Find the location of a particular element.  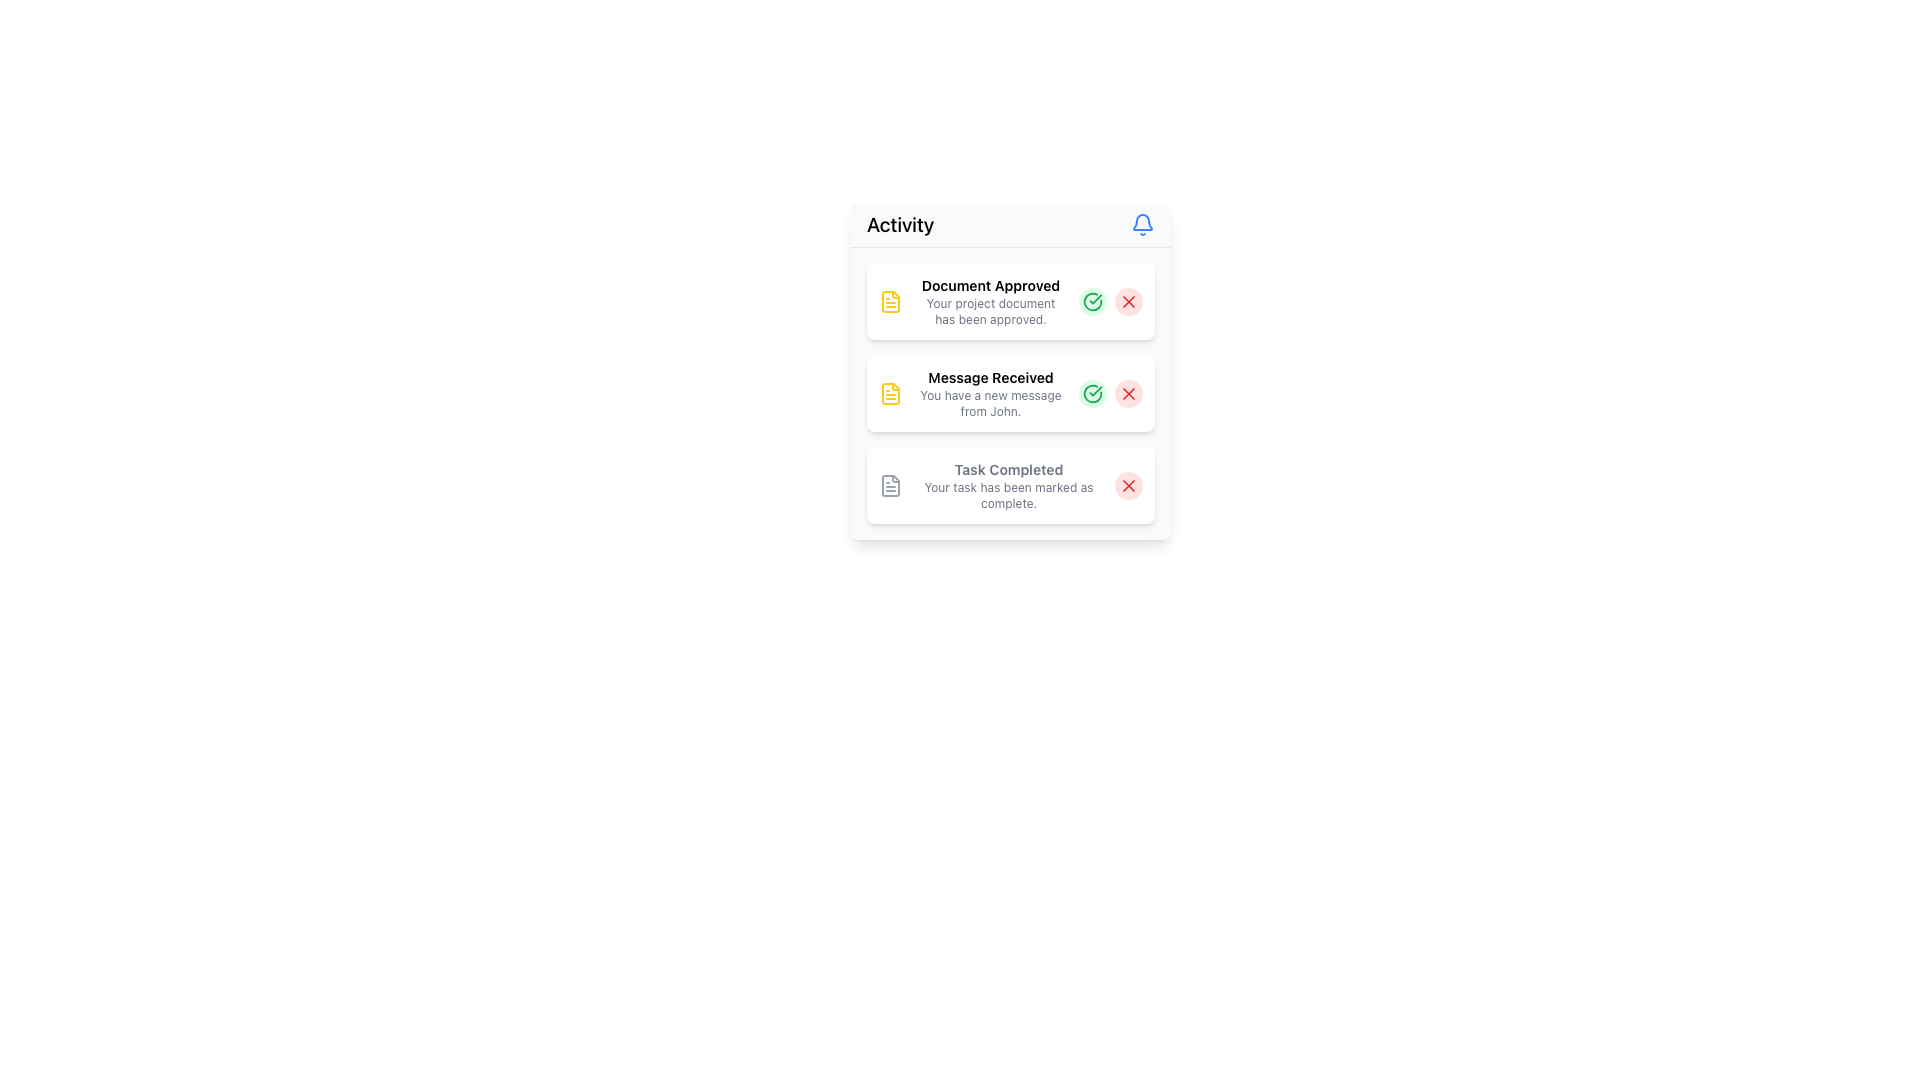

the dismiss icon represented by a minimalistic 'X' mark in the top-right corner of the notification list is located at coordinates (1128, 393).